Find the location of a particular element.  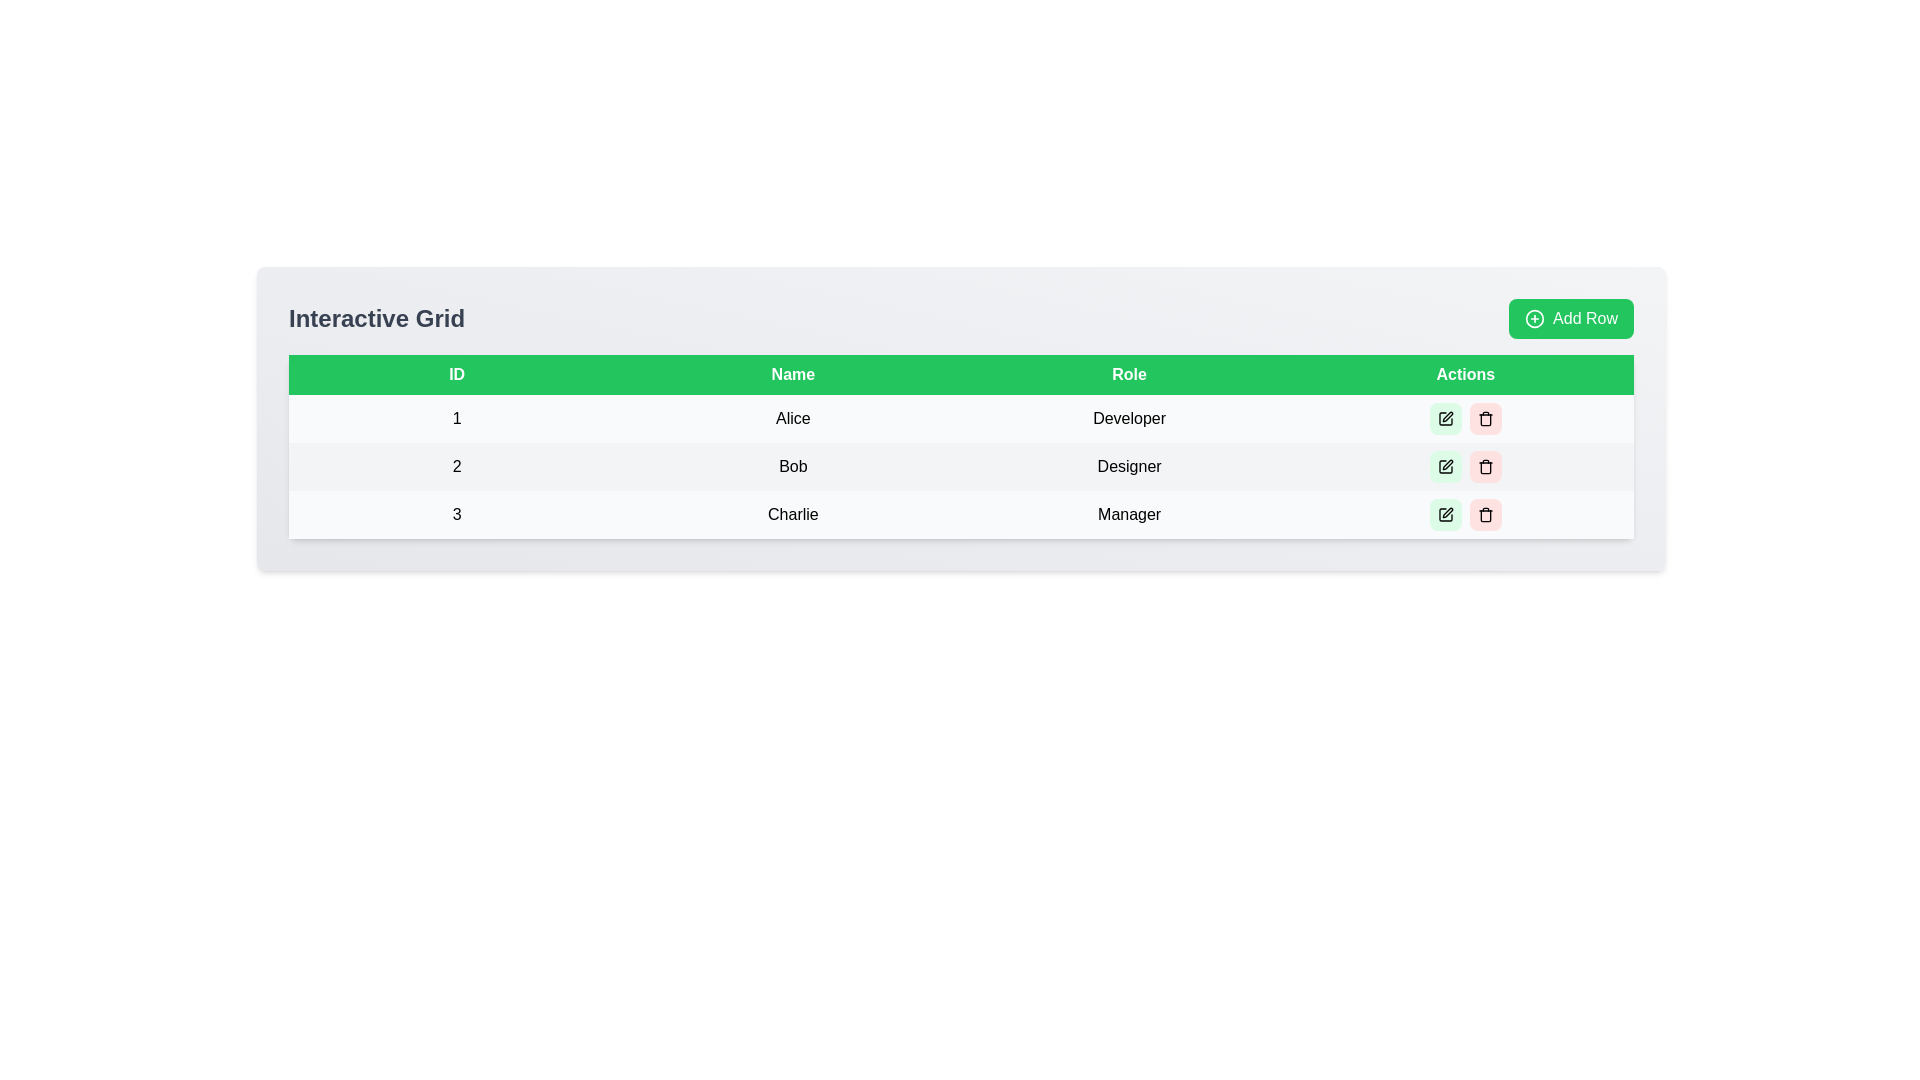

the adjacent edit and delete buttons by clicking on the separator icon located in the 'Actions' column of the second row of the 'Interactive Grid' is located at coordinates (1465, 466).